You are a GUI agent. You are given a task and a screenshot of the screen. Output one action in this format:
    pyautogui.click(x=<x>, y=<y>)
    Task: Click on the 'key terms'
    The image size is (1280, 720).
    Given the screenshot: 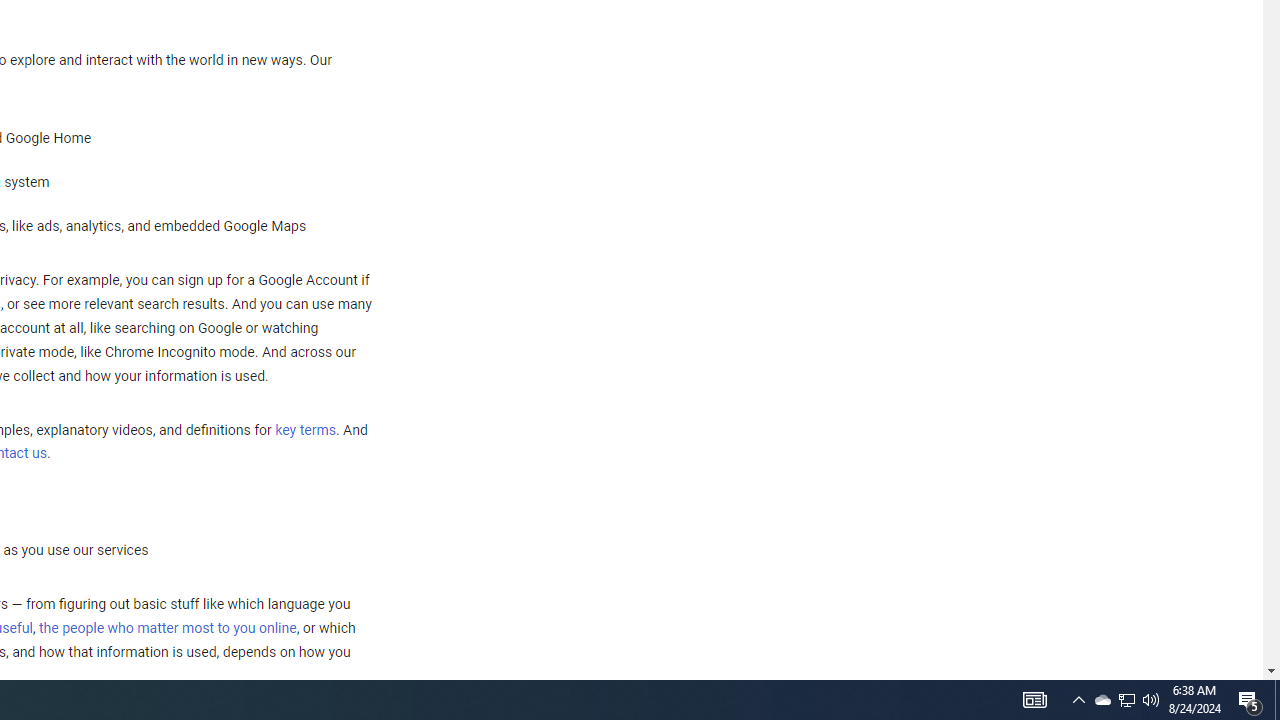 What is the action you would take?
    pyautogui.click(x=304, y=429)
    